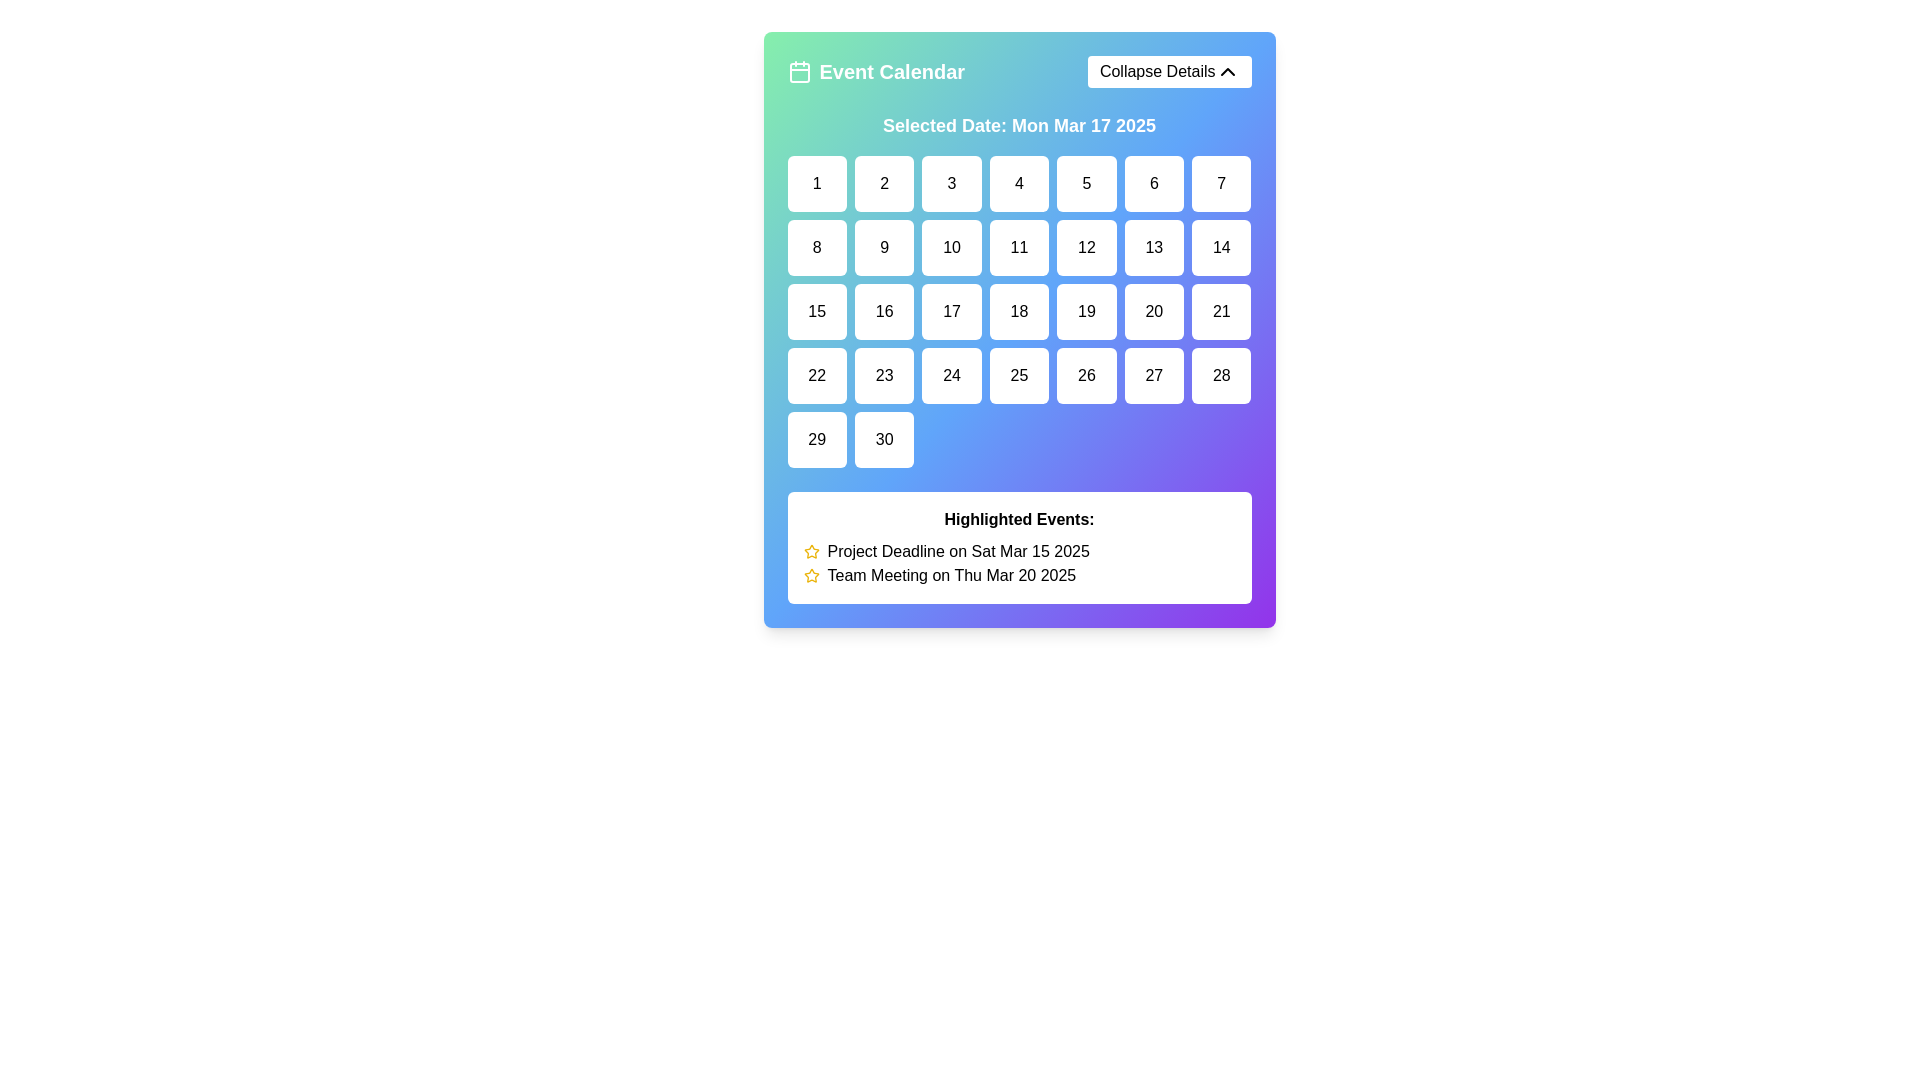 The image size is (1920, 1080). I want to click on the 'Collapse Details' button, so click(1169, 71).